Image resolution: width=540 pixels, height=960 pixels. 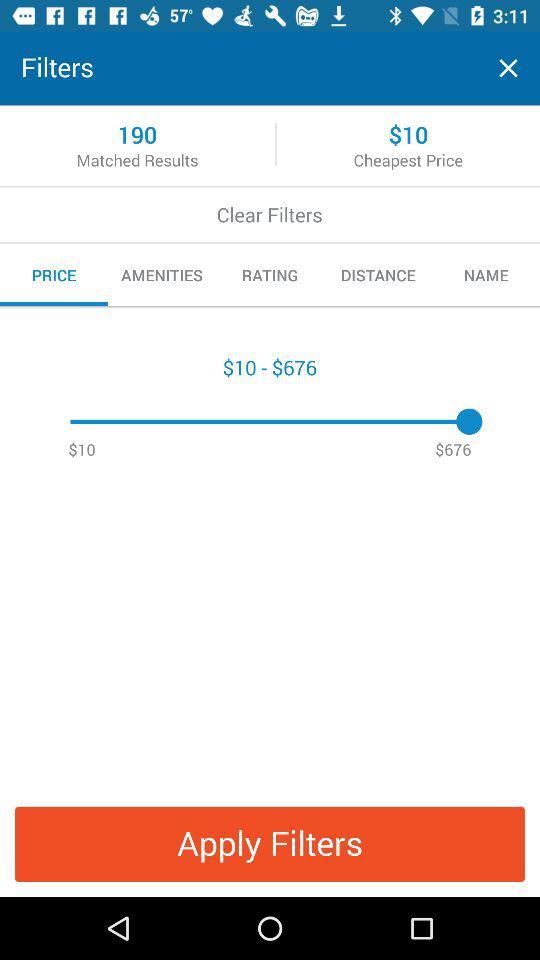 I want to click on icon to the left of name icon, so click(x=378, y=274).